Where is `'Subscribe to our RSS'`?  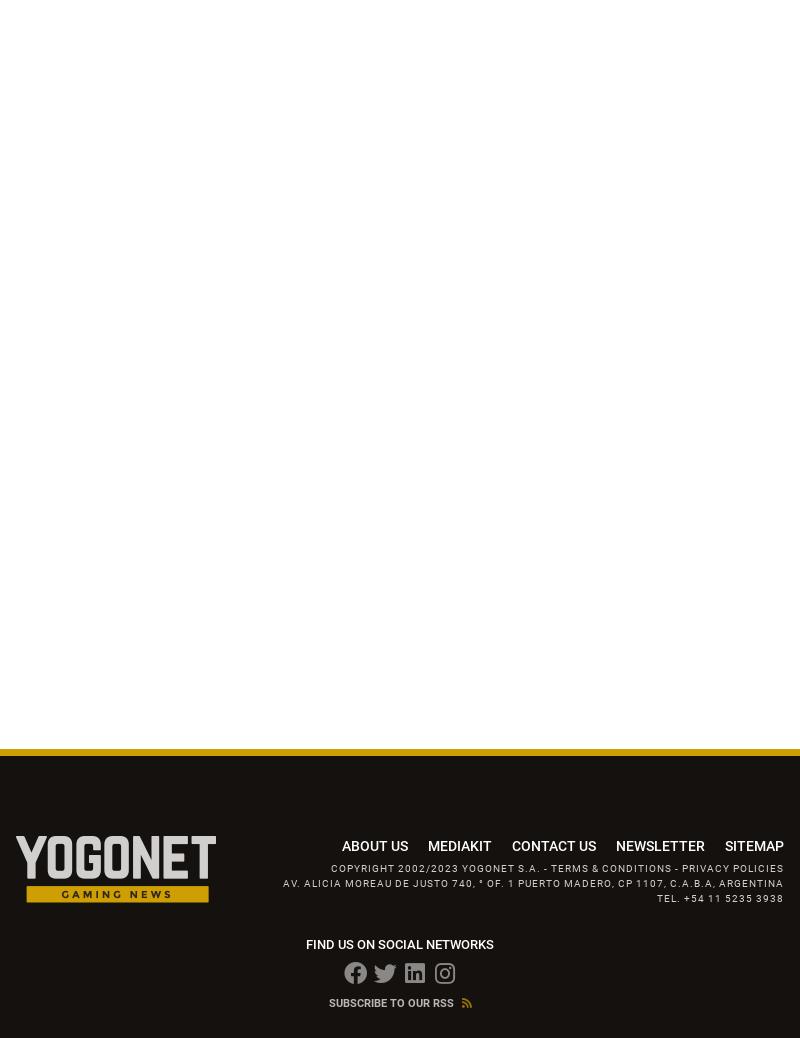
'Subscribe to our RSS' is located at coordinates (327, 1003).